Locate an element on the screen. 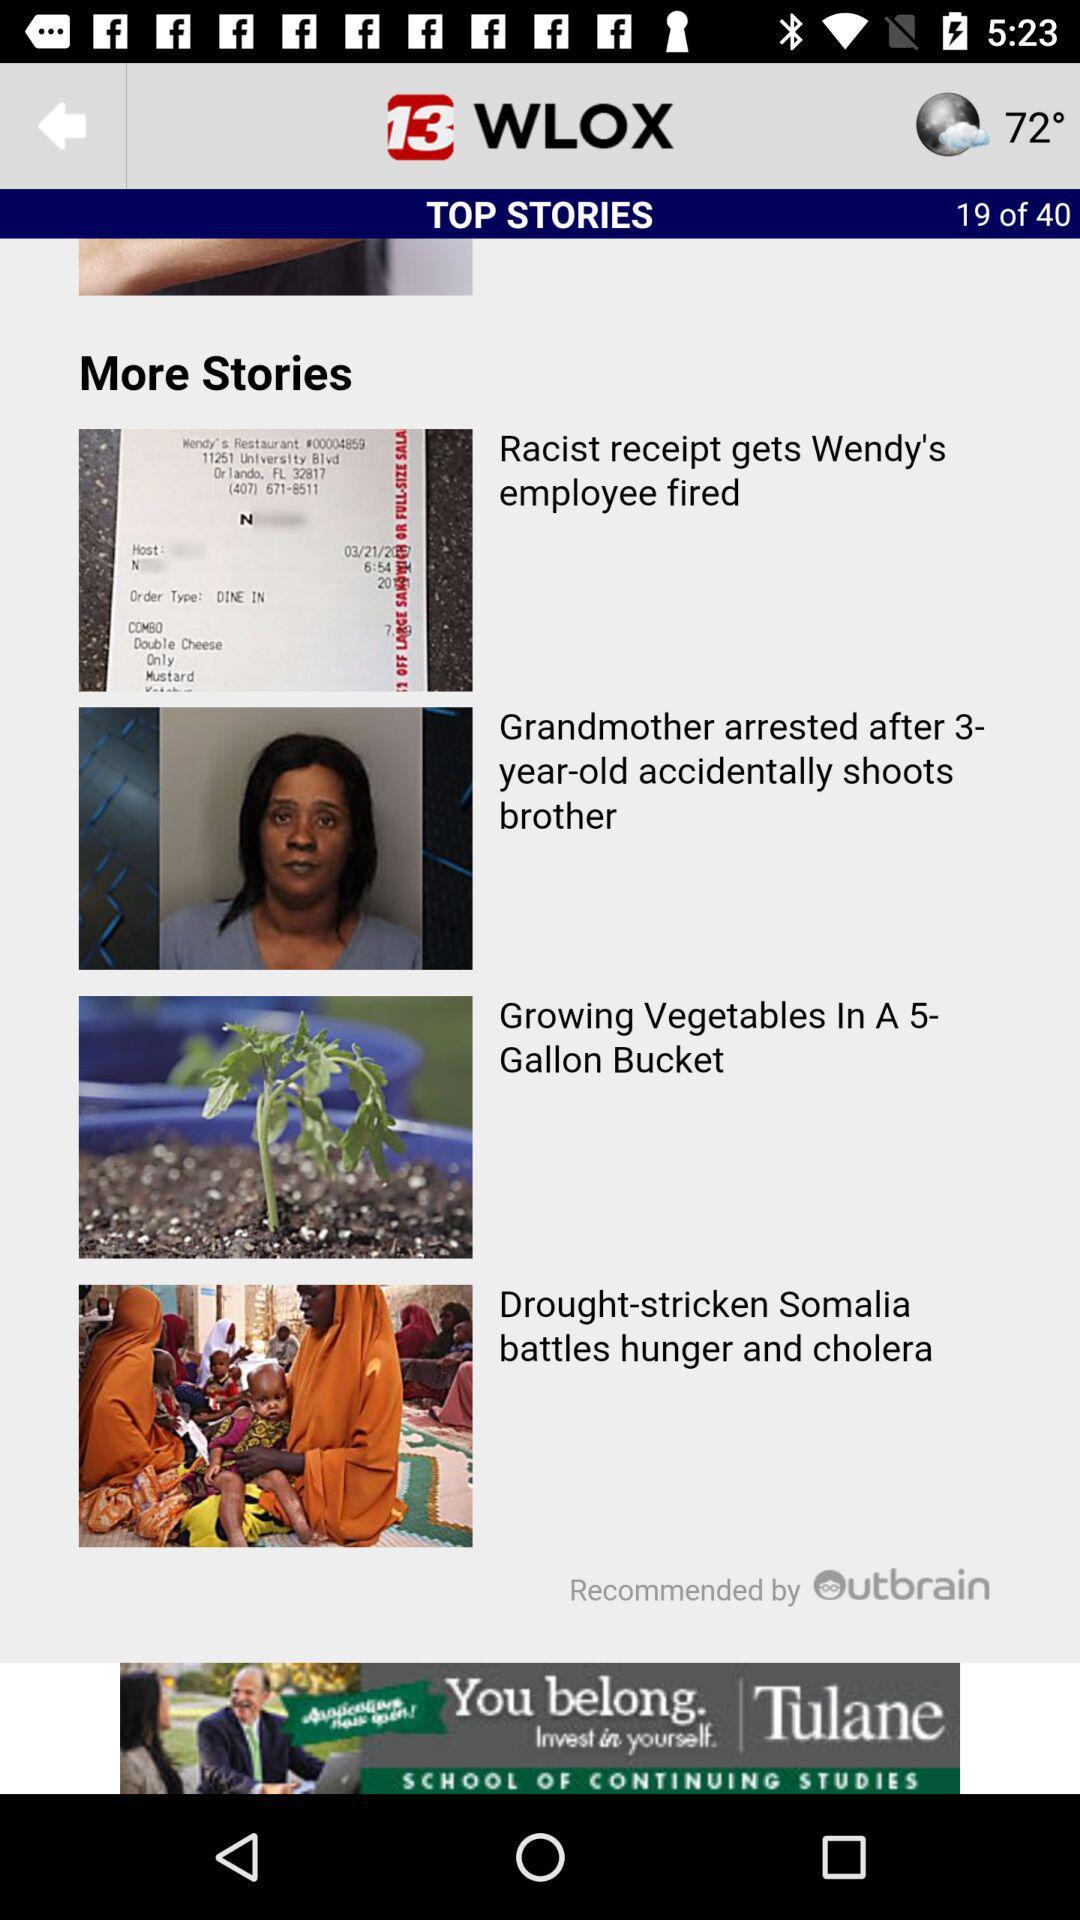  click on advertisement is located at coordinates (540, 1727).